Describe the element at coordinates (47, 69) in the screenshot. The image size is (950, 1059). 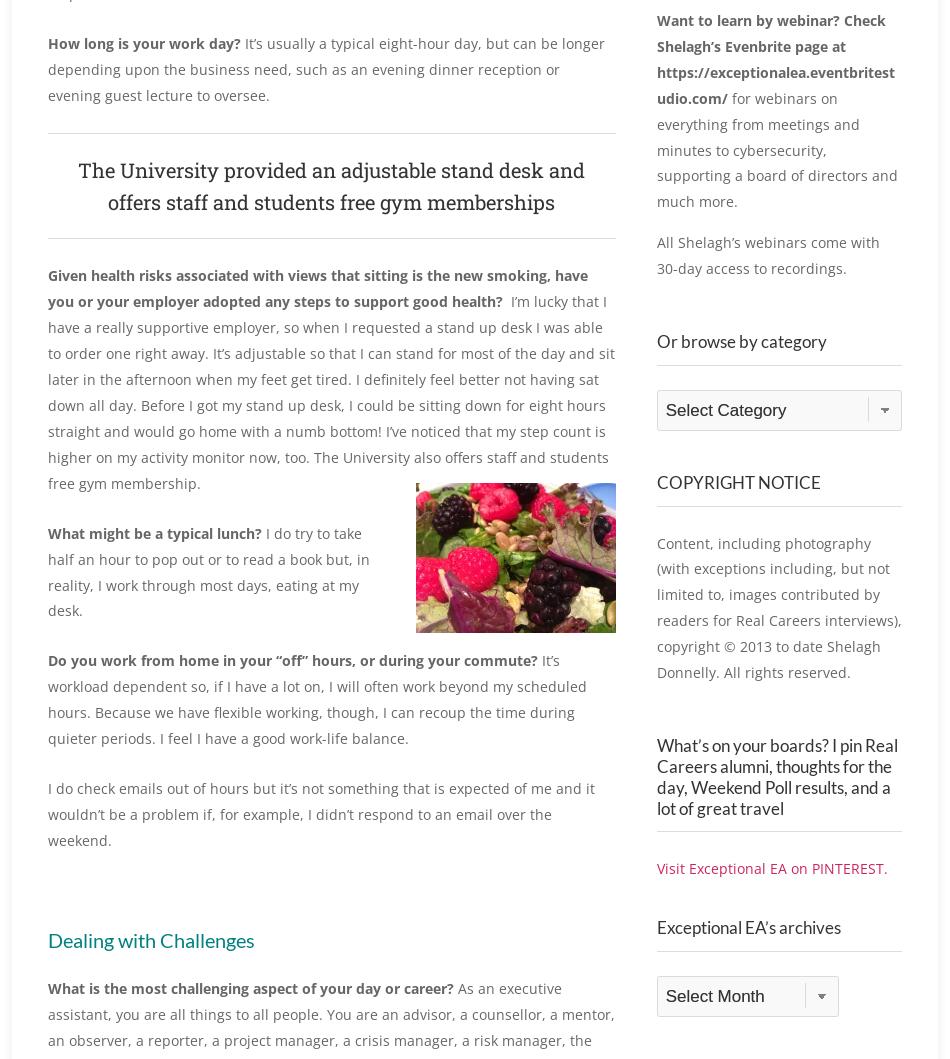
I see `'It’s usually a typical eight-hour day, but can be longer depending upon the business need, such as an evening dinner reception or evening guest lecture to oversee.'` at that location.